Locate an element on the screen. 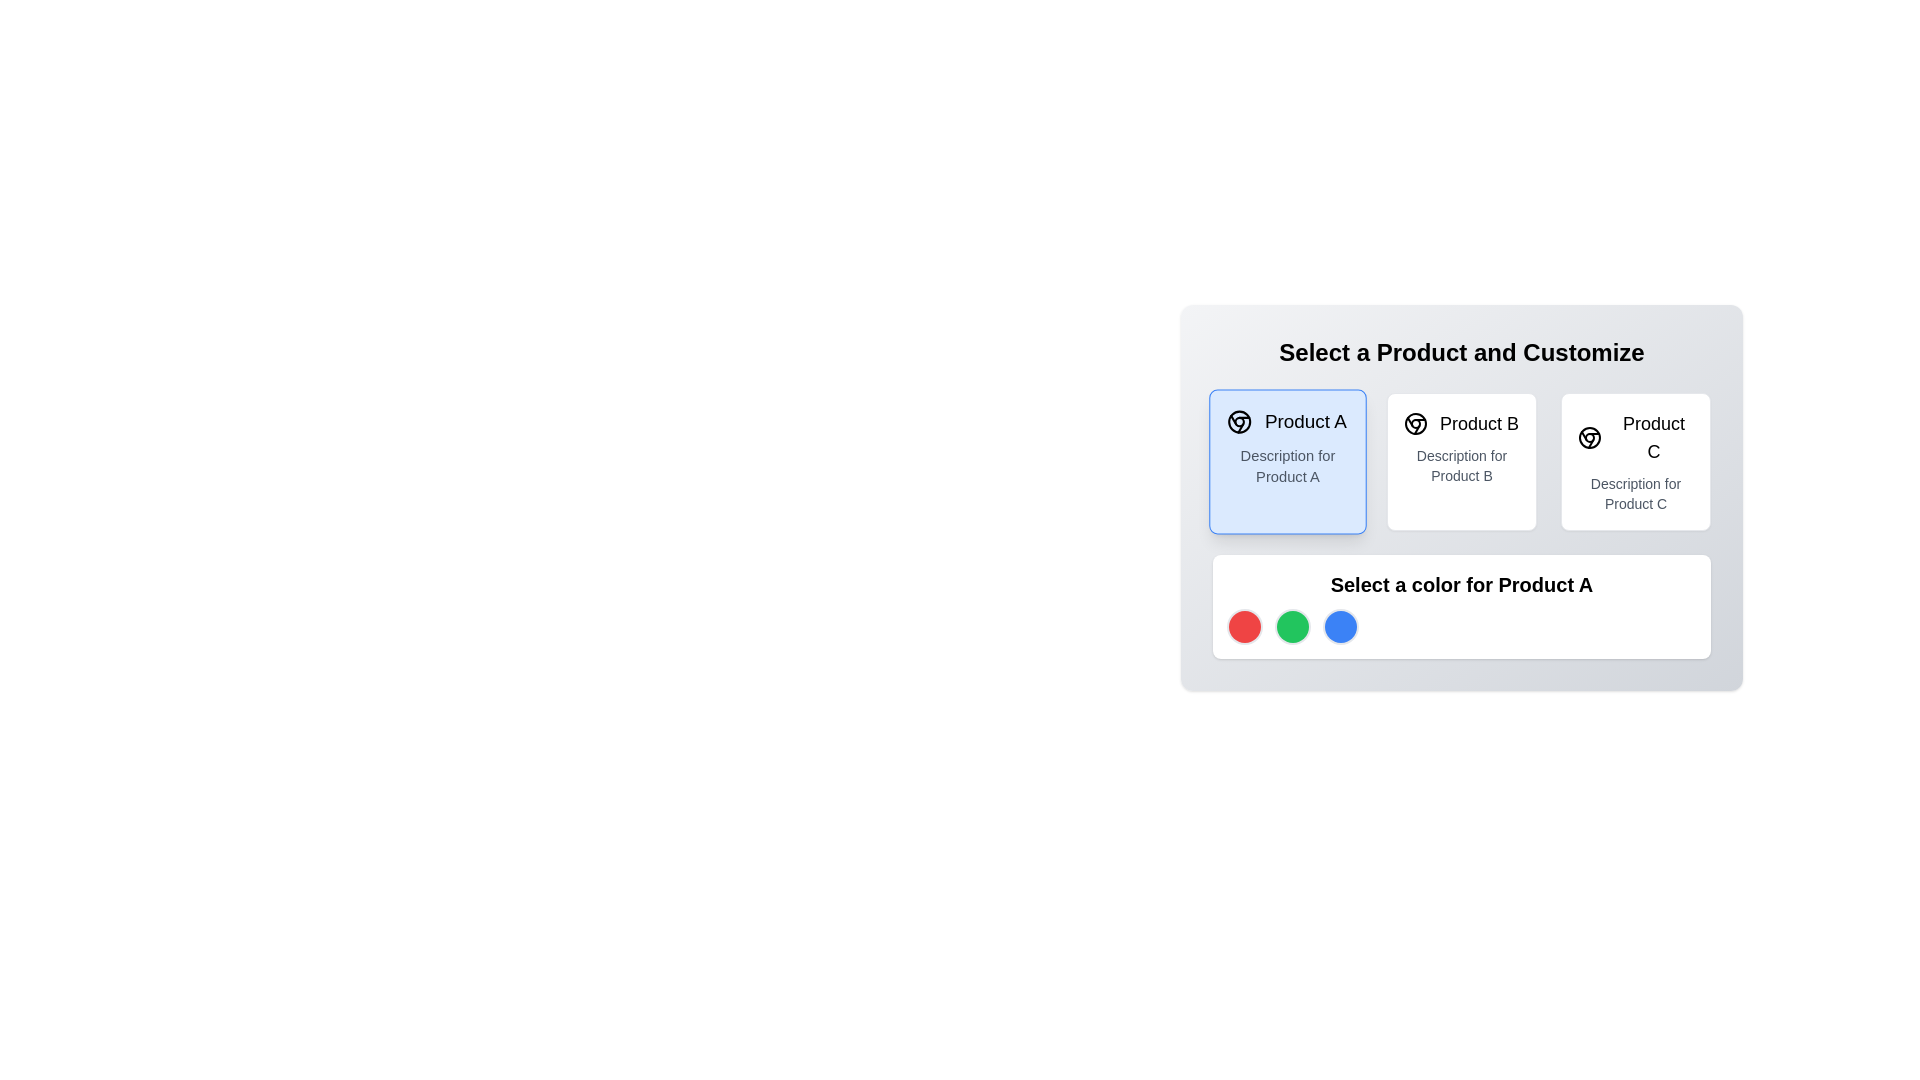 The image size is (1920, 1080). text from the header labeled 'Product C' which is prominently displayed in the third card under the 'Select a Product and Customize' section is located at coordinates (1654, 437).